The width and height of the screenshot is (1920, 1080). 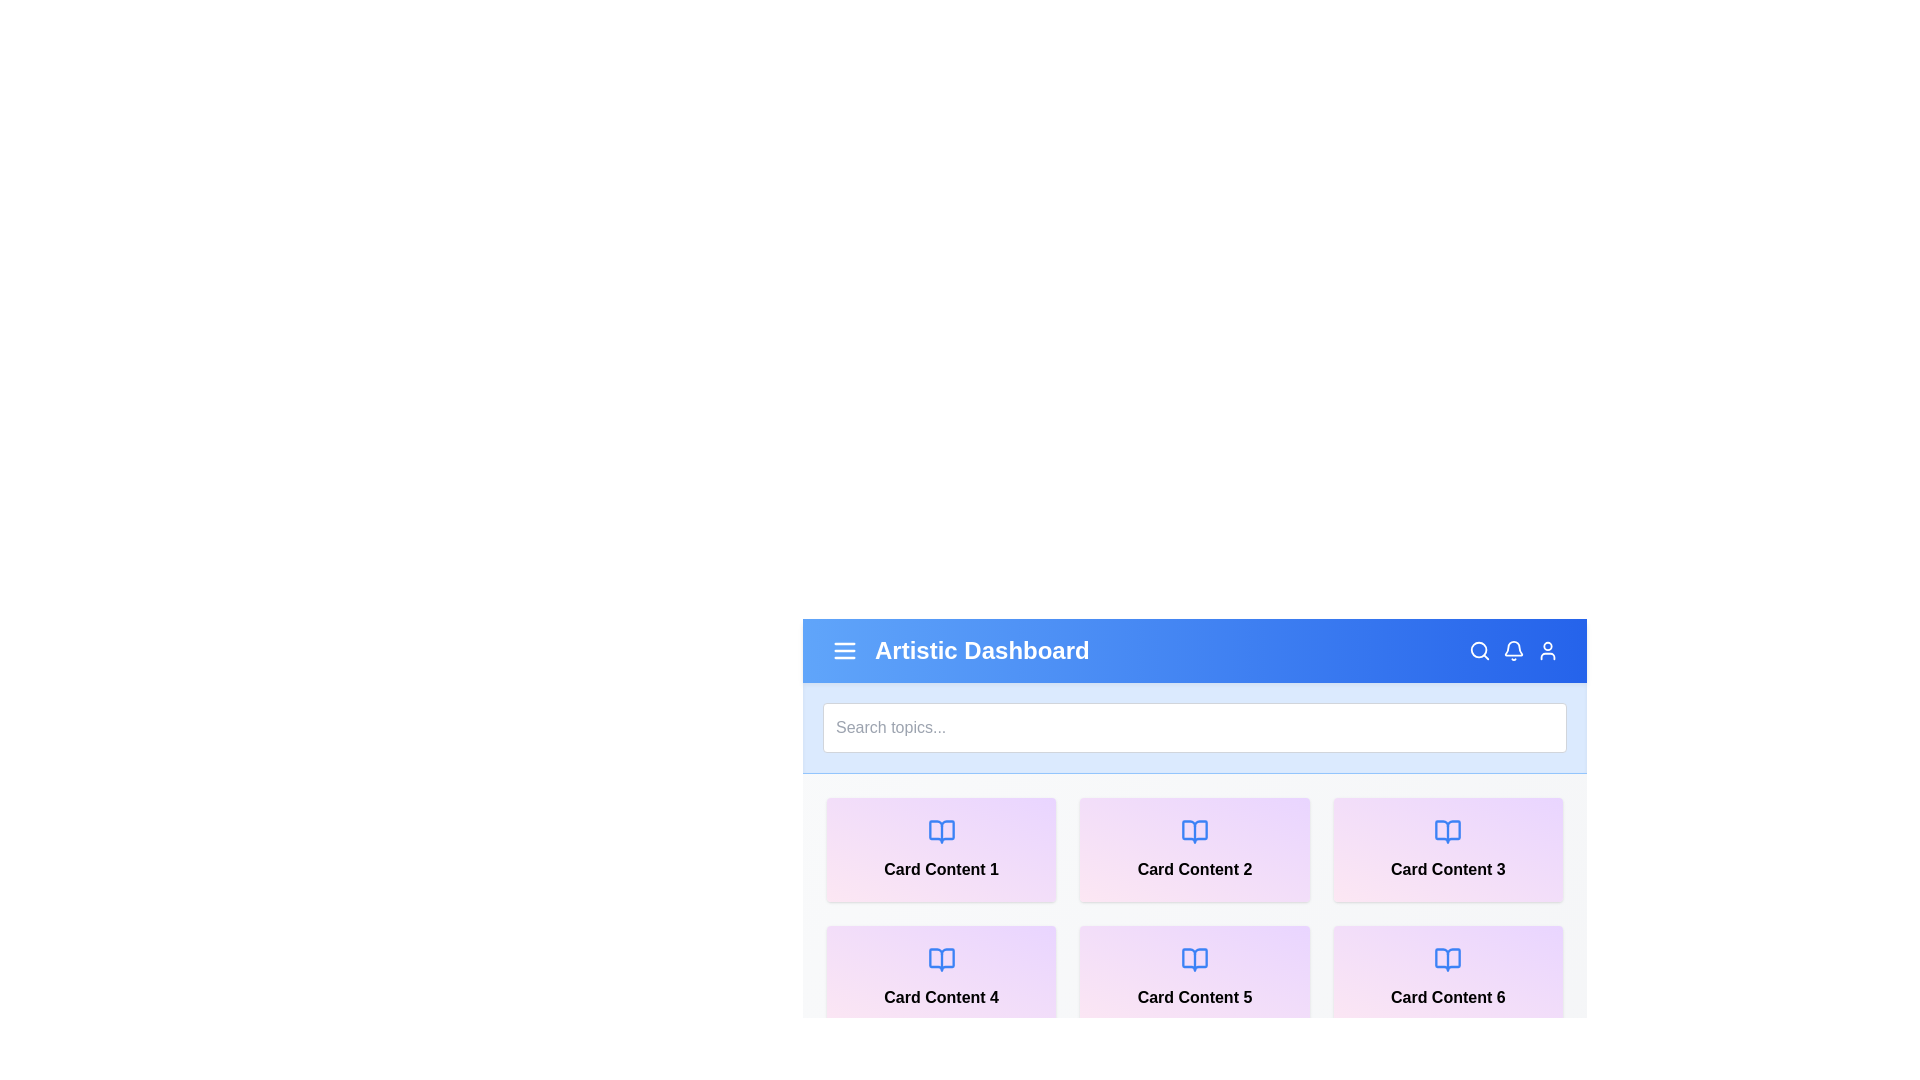 I want to click on the navigation bar elements: user_icon, so click(x=1547, y=651).